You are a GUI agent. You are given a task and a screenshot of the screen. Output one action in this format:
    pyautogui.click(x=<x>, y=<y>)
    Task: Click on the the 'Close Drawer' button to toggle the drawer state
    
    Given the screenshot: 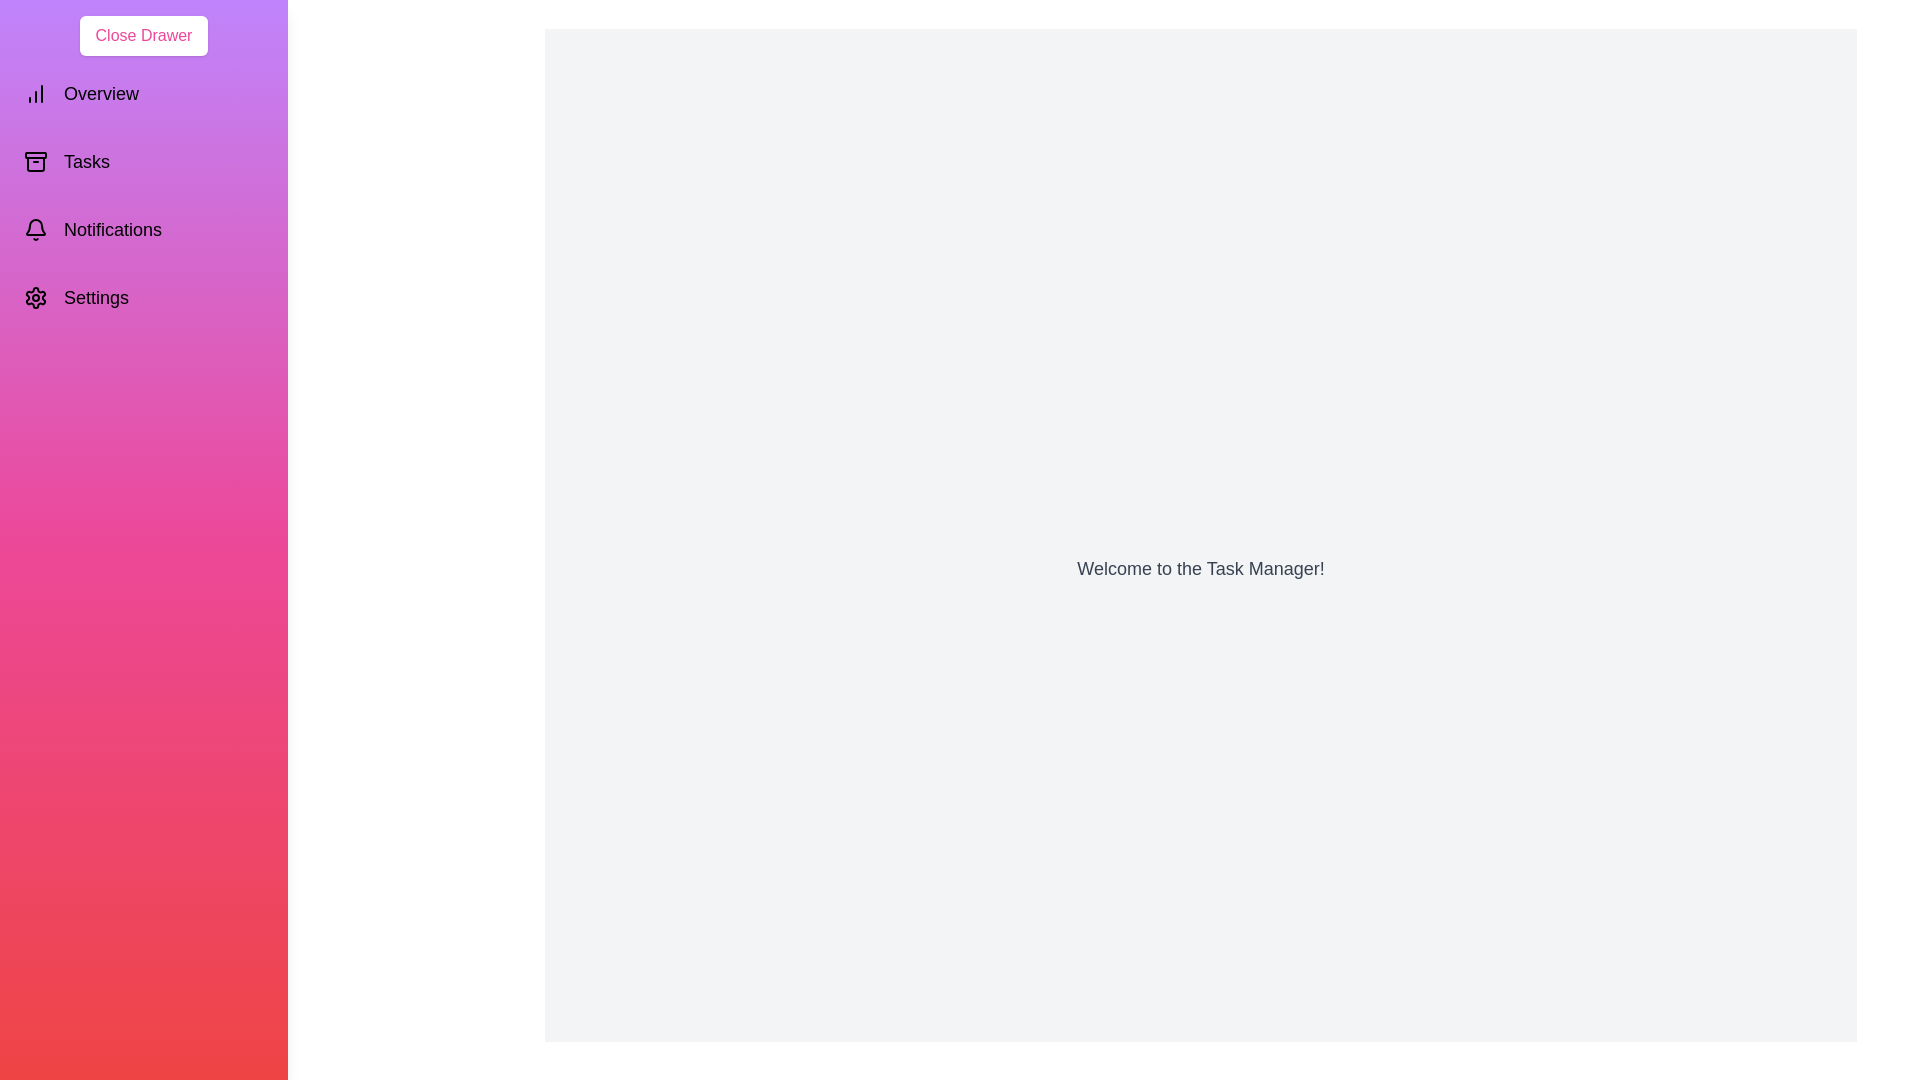 What is the action you would take?
    pyautogui.click(x=143, y=35)
    